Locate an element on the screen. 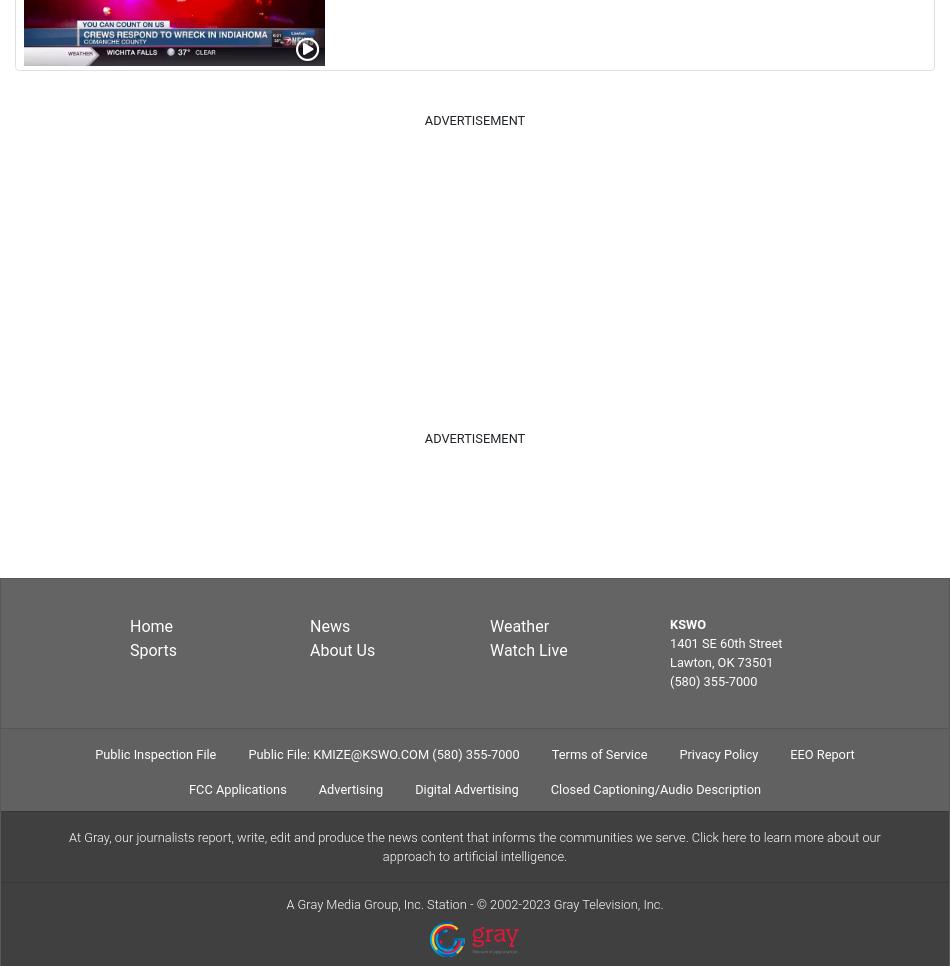  'Advertising' is located at coordinates (316, 787).